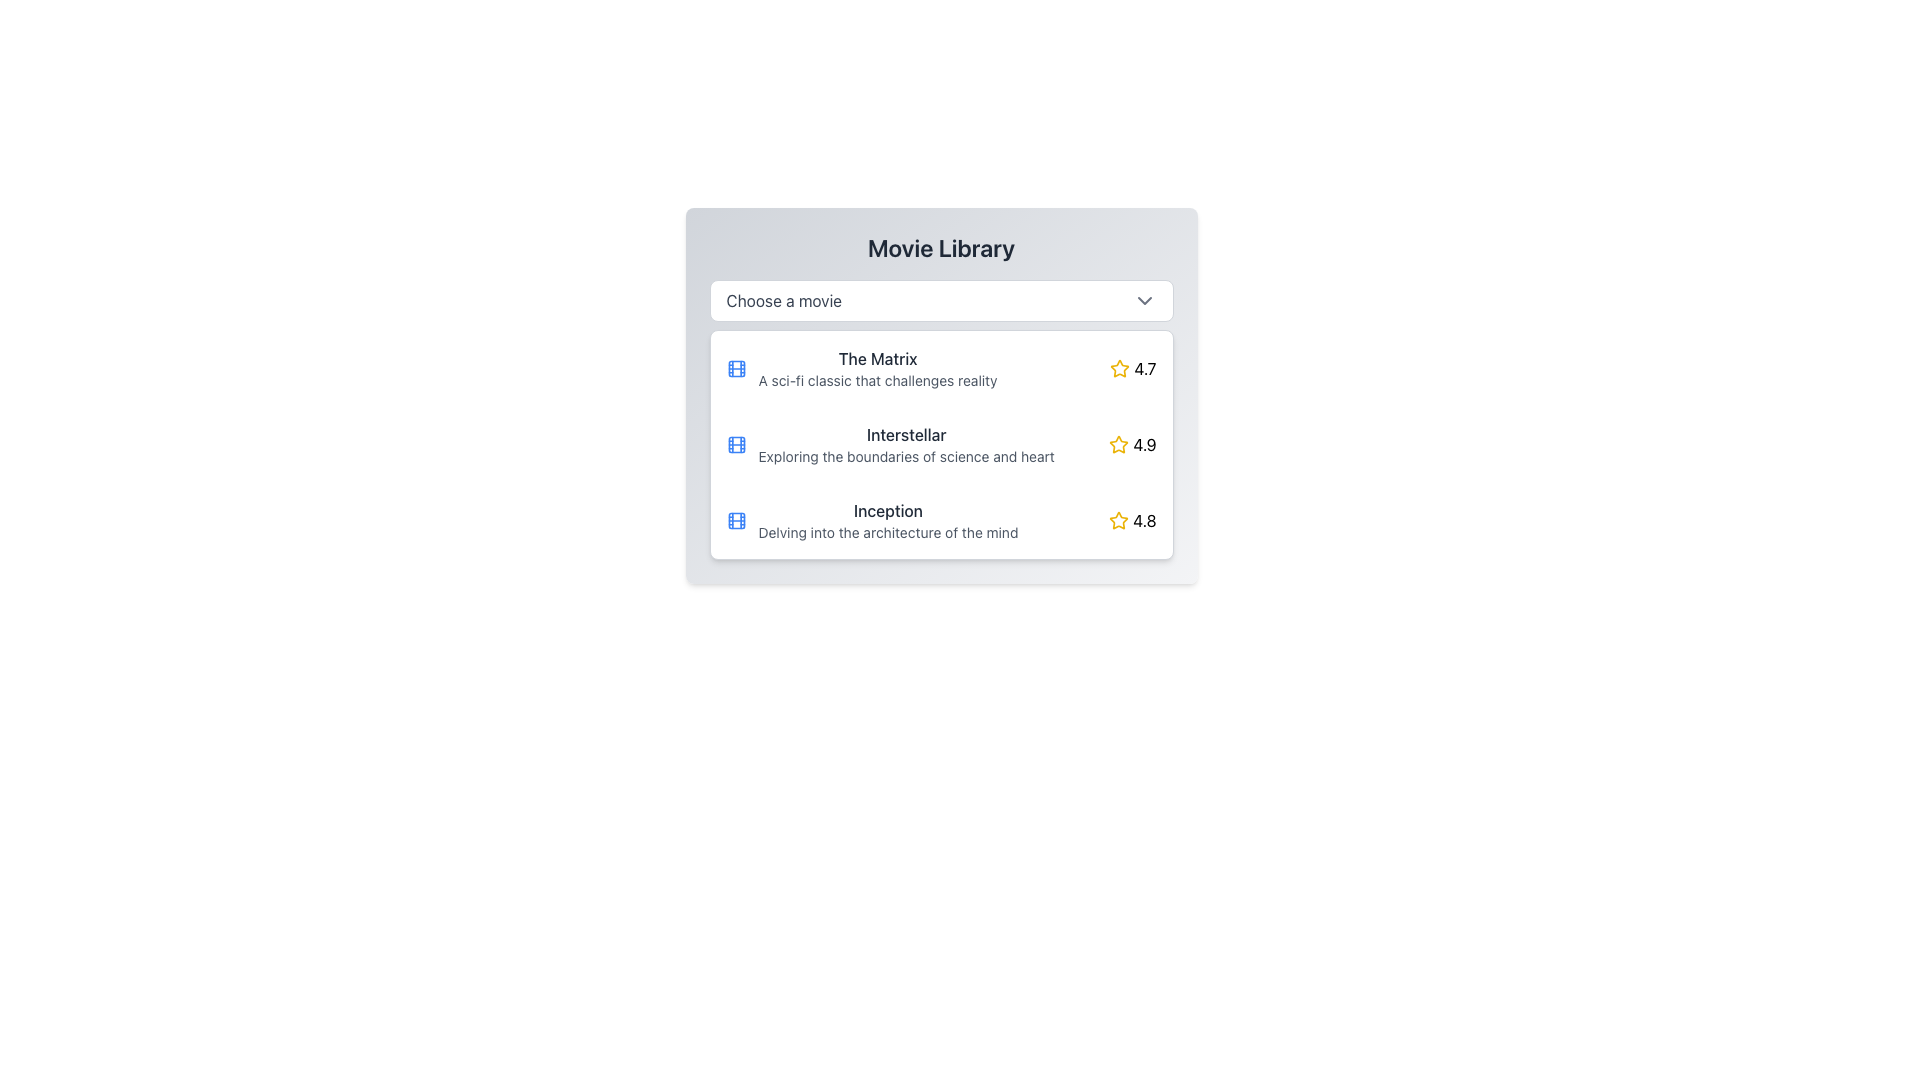 This screenshot has width=1920, height=1080. What do you see at coordinates (735, 519) in the screenshot?
I see `the small, square-shaped blue film reel icon located to the left of the movie title 'Inception' in the third row of the movie list` at bounding box center [735, 519].